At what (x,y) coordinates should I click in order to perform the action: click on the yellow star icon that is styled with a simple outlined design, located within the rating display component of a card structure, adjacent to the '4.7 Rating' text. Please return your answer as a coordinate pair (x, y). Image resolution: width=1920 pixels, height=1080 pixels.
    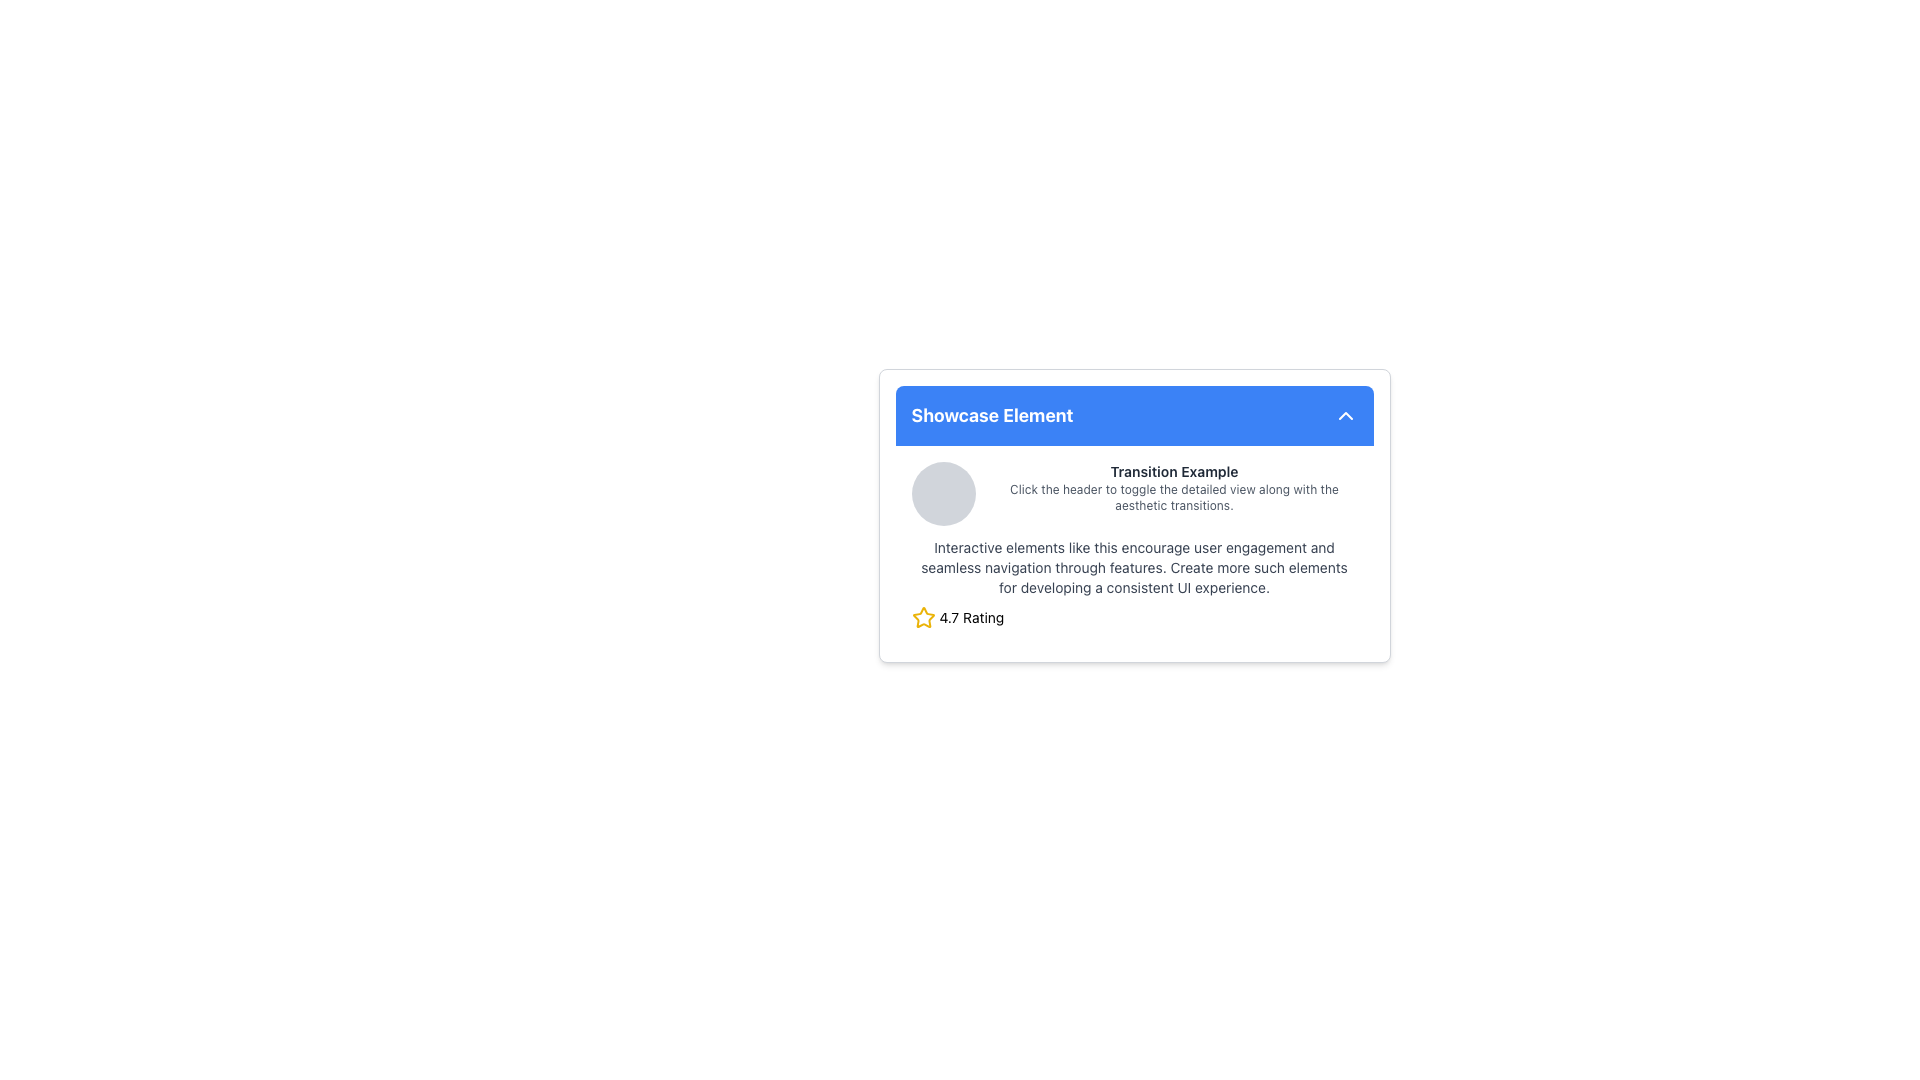
    Looking at the image, I should click on (922, 616).